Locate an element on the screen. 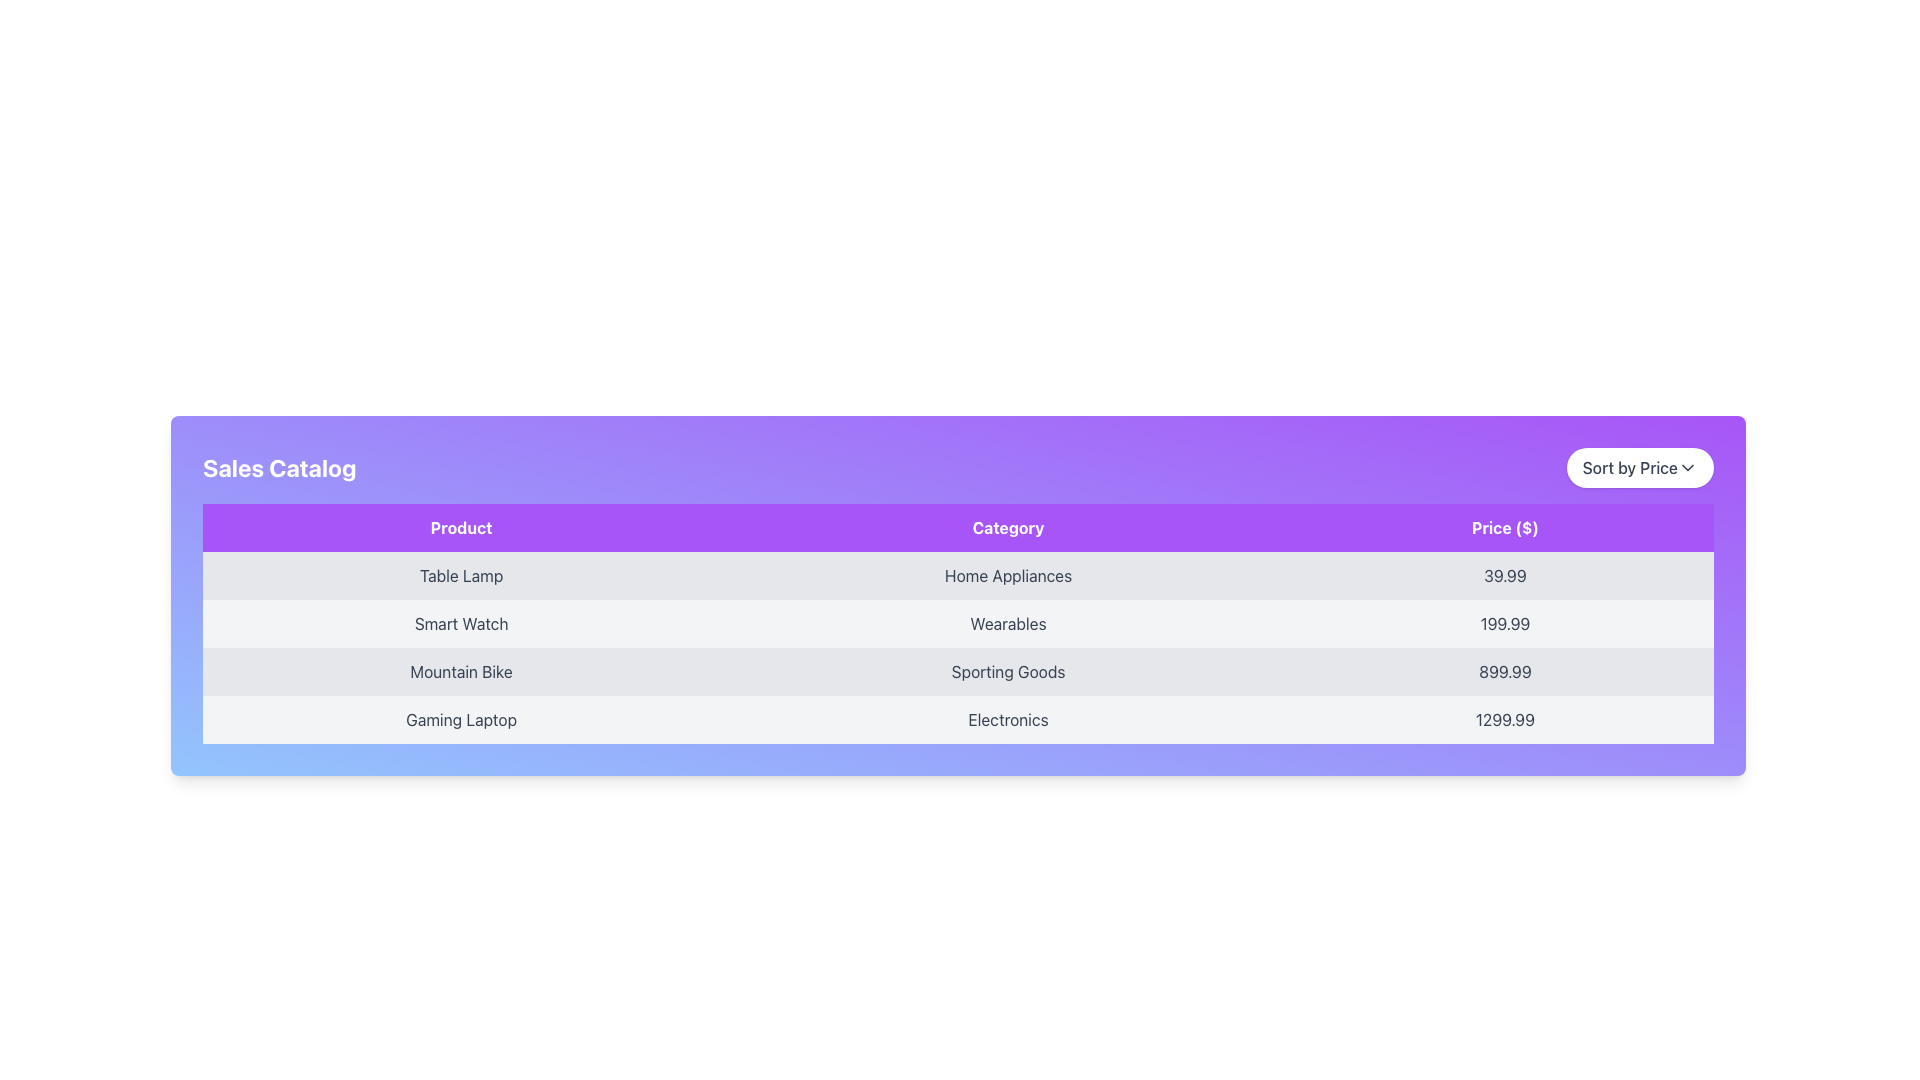  the first row of the table containing 'Table Lamp', 'Home Appliances', and '39.99' is located at coordinates (957, 575).